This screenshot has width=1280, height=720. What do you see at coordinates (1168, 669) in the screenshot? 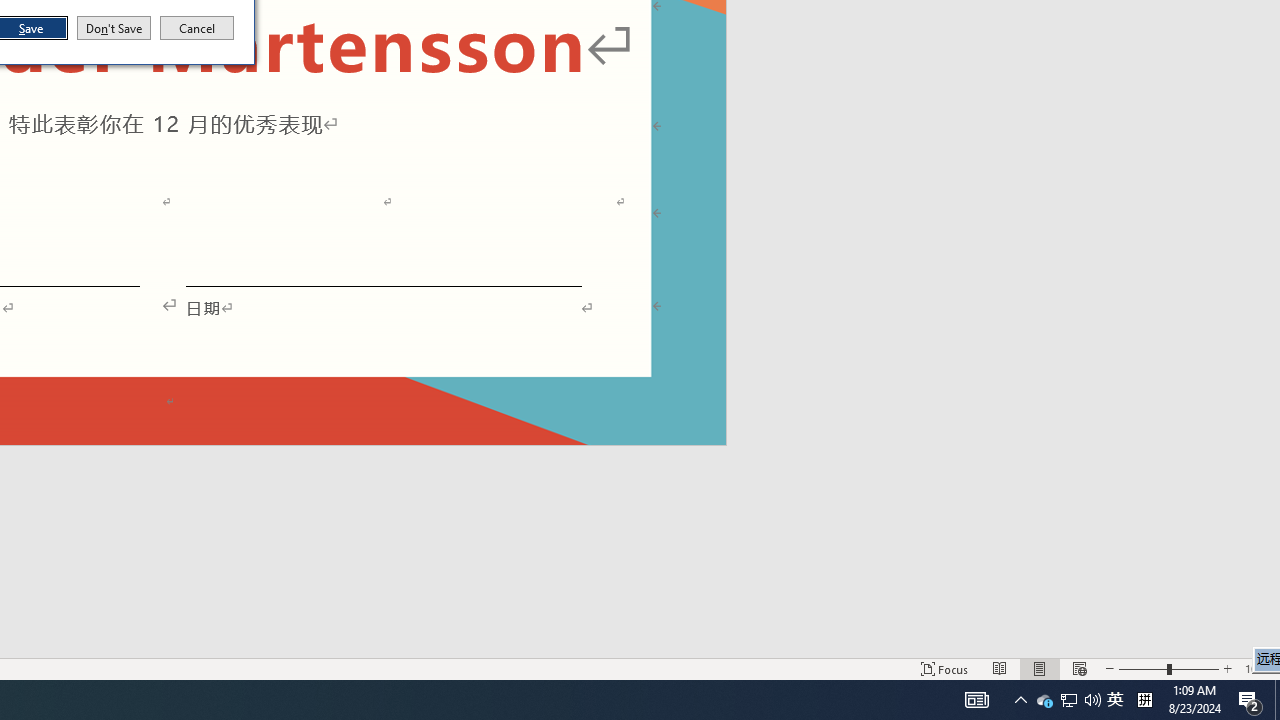
I see `'Zoom'` at bounding box center [1168, 669].